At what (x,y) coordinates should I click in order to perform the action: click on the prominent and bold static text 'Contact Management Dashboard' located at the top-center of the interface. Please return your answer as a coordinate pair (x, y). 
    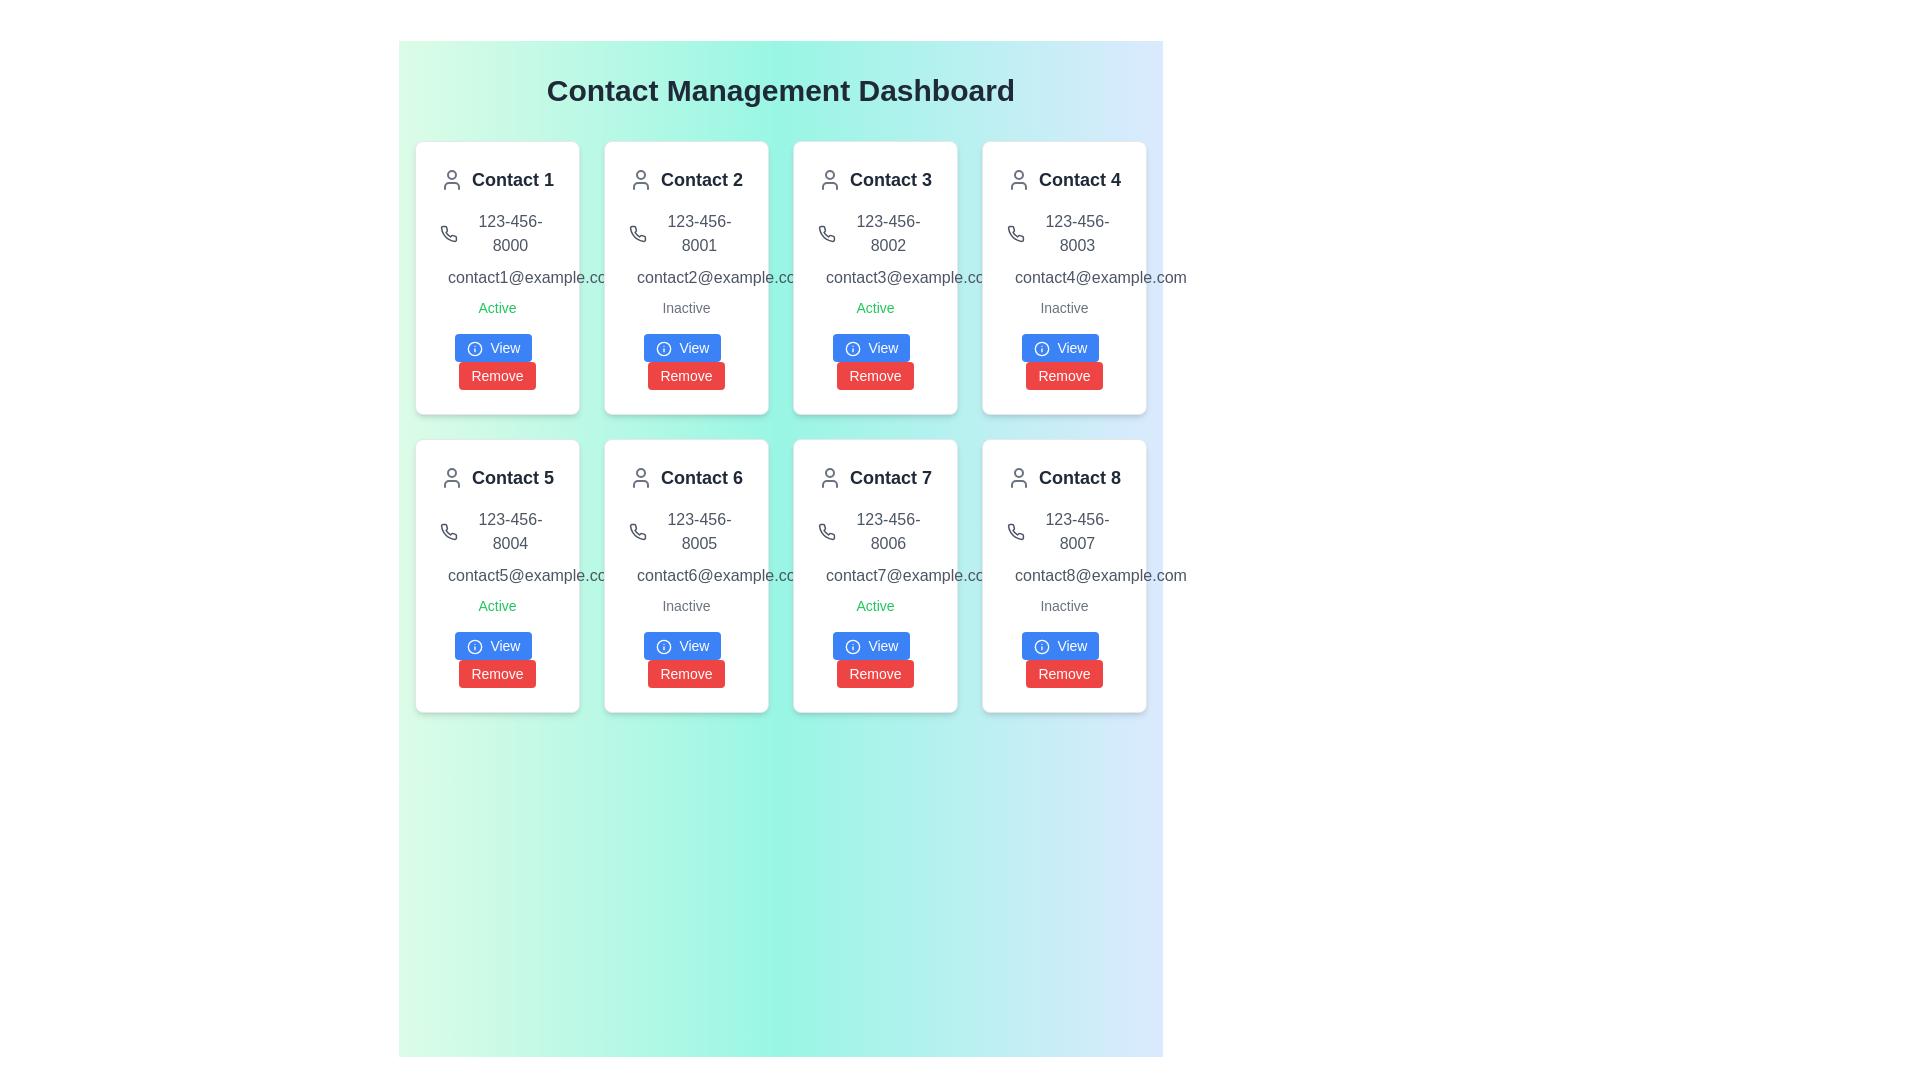
    Looking at the image, I should click on (780, 91).